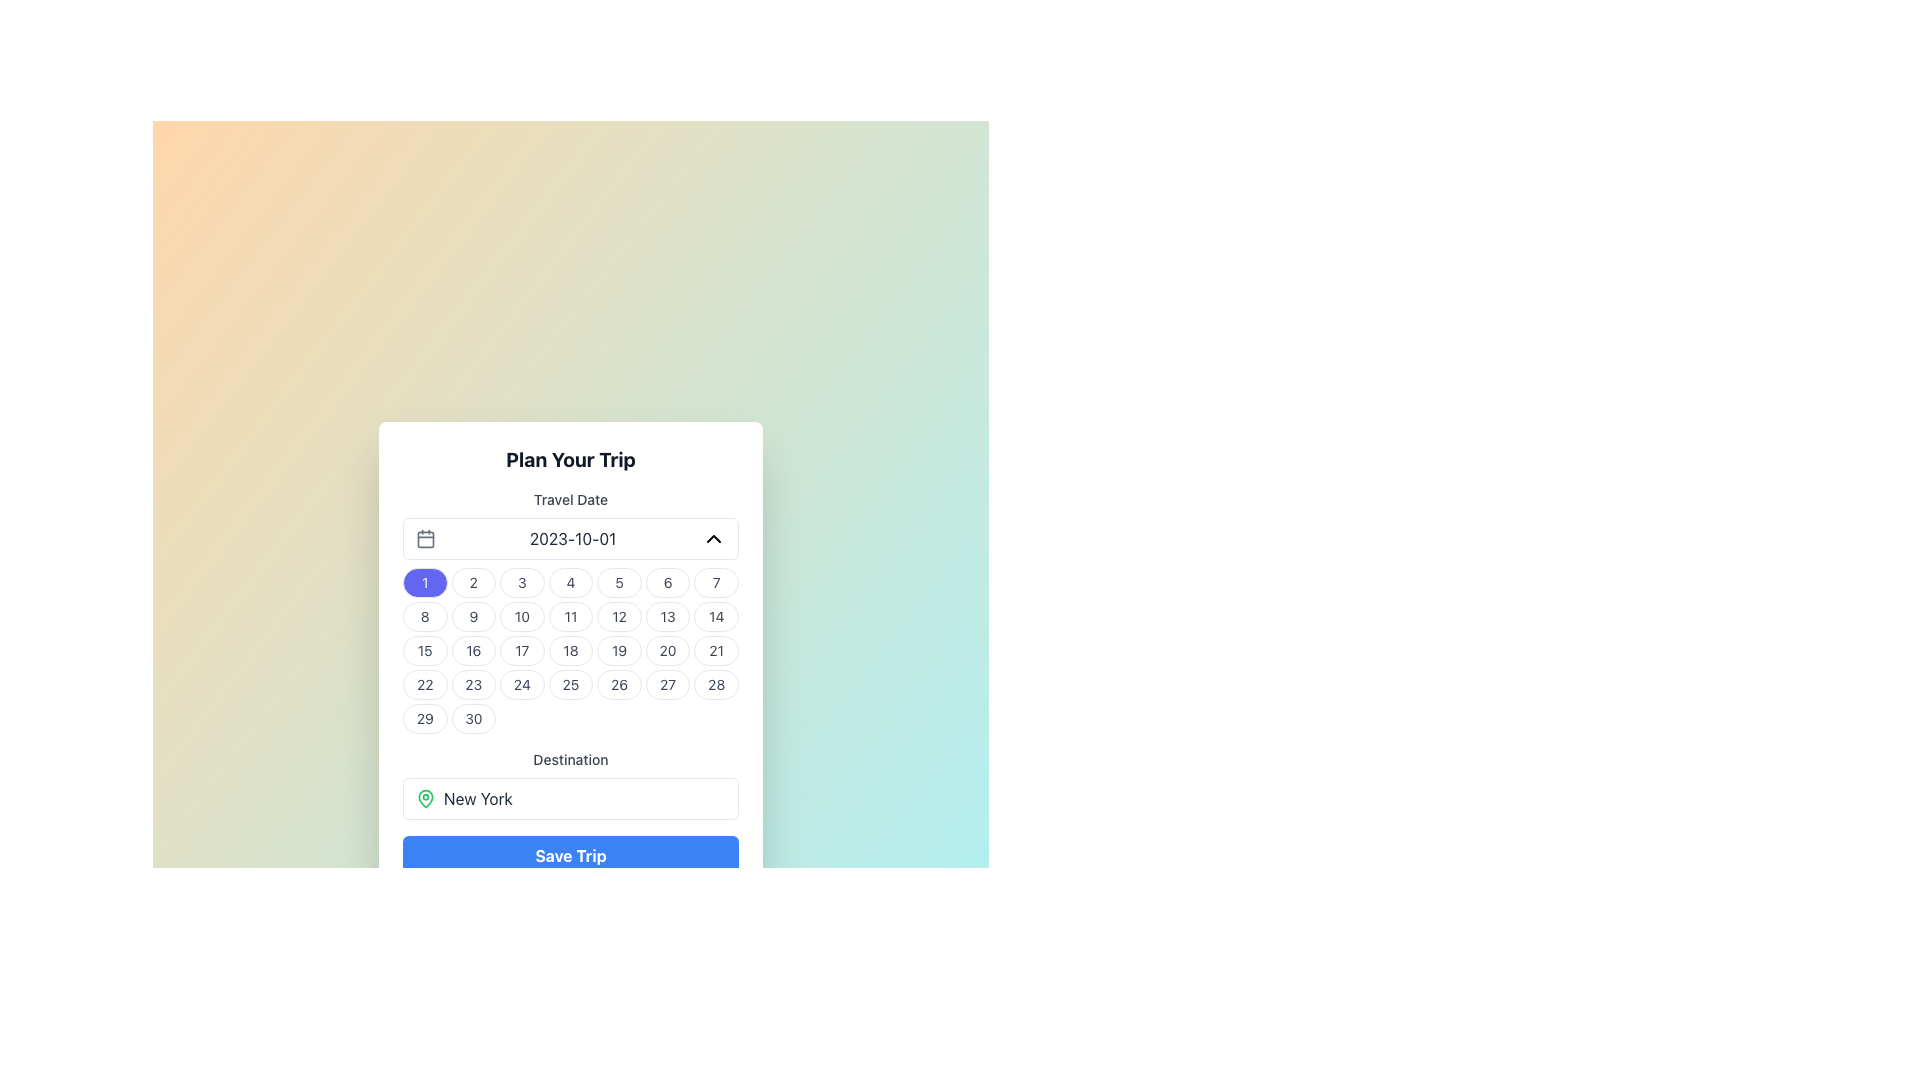  I want to click on the button representing the '1' date in the calendar grid, so click(424, 582).